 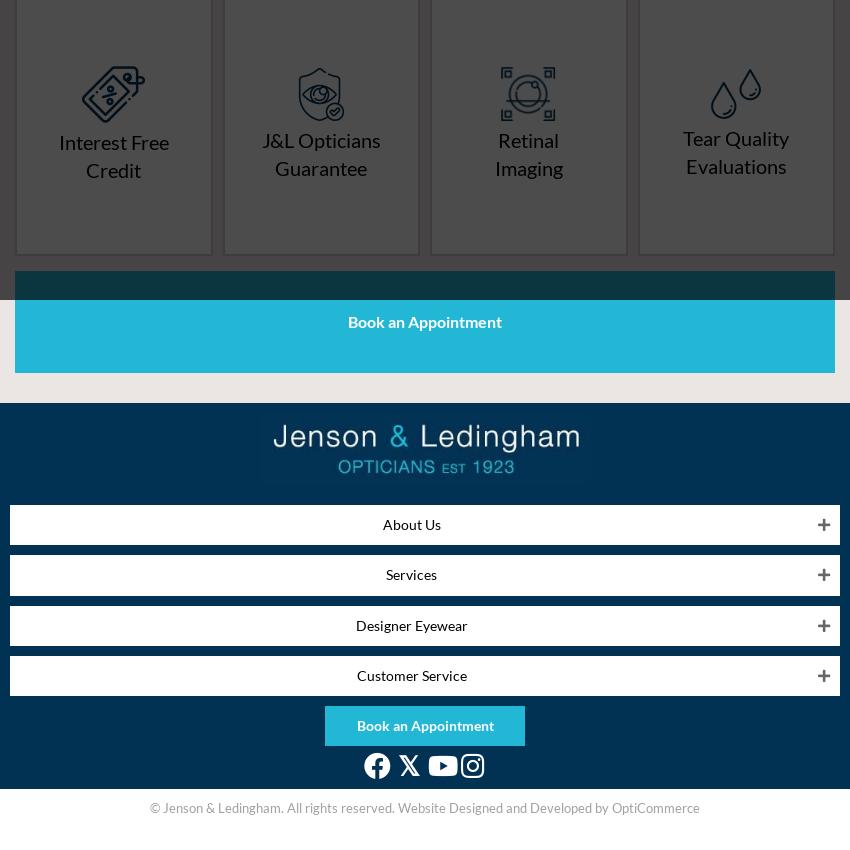 What do you see at coordinates (353, 623) in the screenshot?
I see `'Designer Eyewear'` at bounding box center [353, 623].